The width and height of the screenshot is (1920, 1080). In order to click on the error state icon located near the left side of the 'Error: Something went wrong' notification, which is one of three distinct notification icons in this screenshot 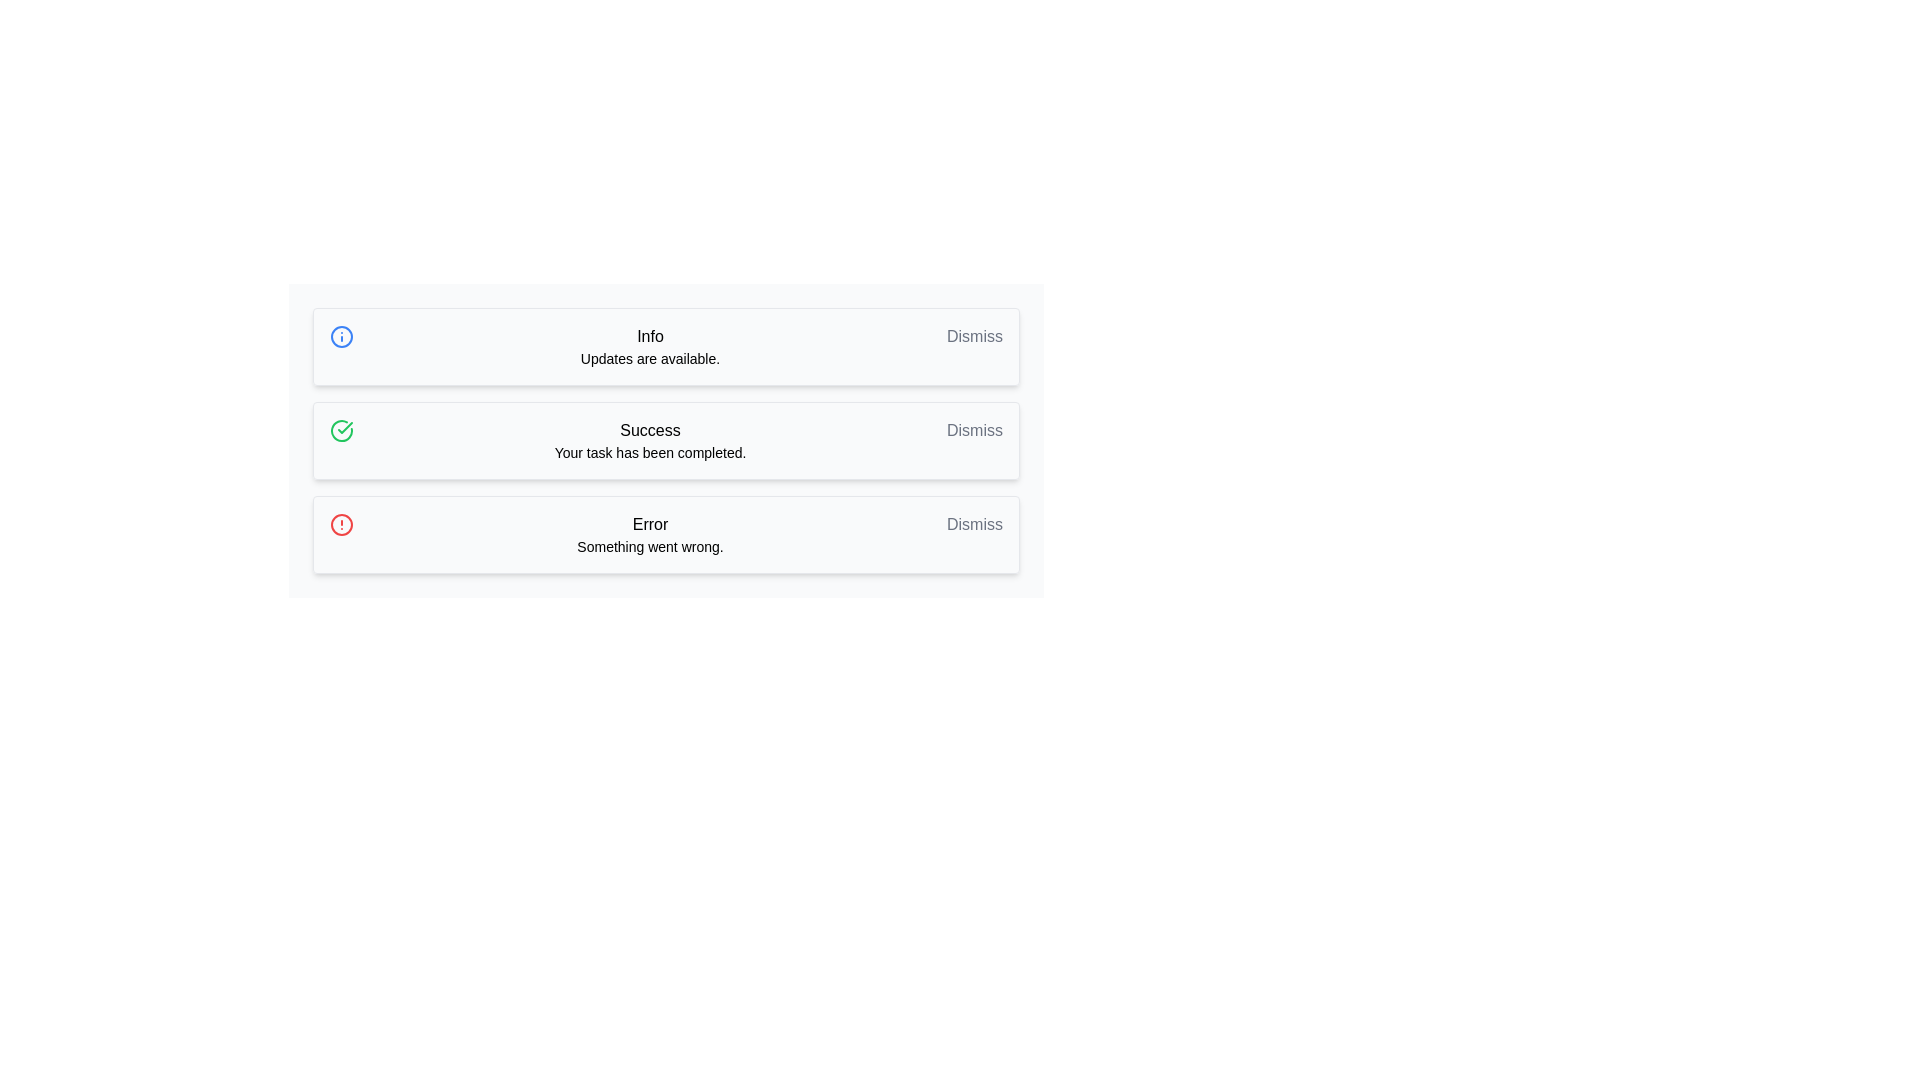, I will do `click(341, 523)`.